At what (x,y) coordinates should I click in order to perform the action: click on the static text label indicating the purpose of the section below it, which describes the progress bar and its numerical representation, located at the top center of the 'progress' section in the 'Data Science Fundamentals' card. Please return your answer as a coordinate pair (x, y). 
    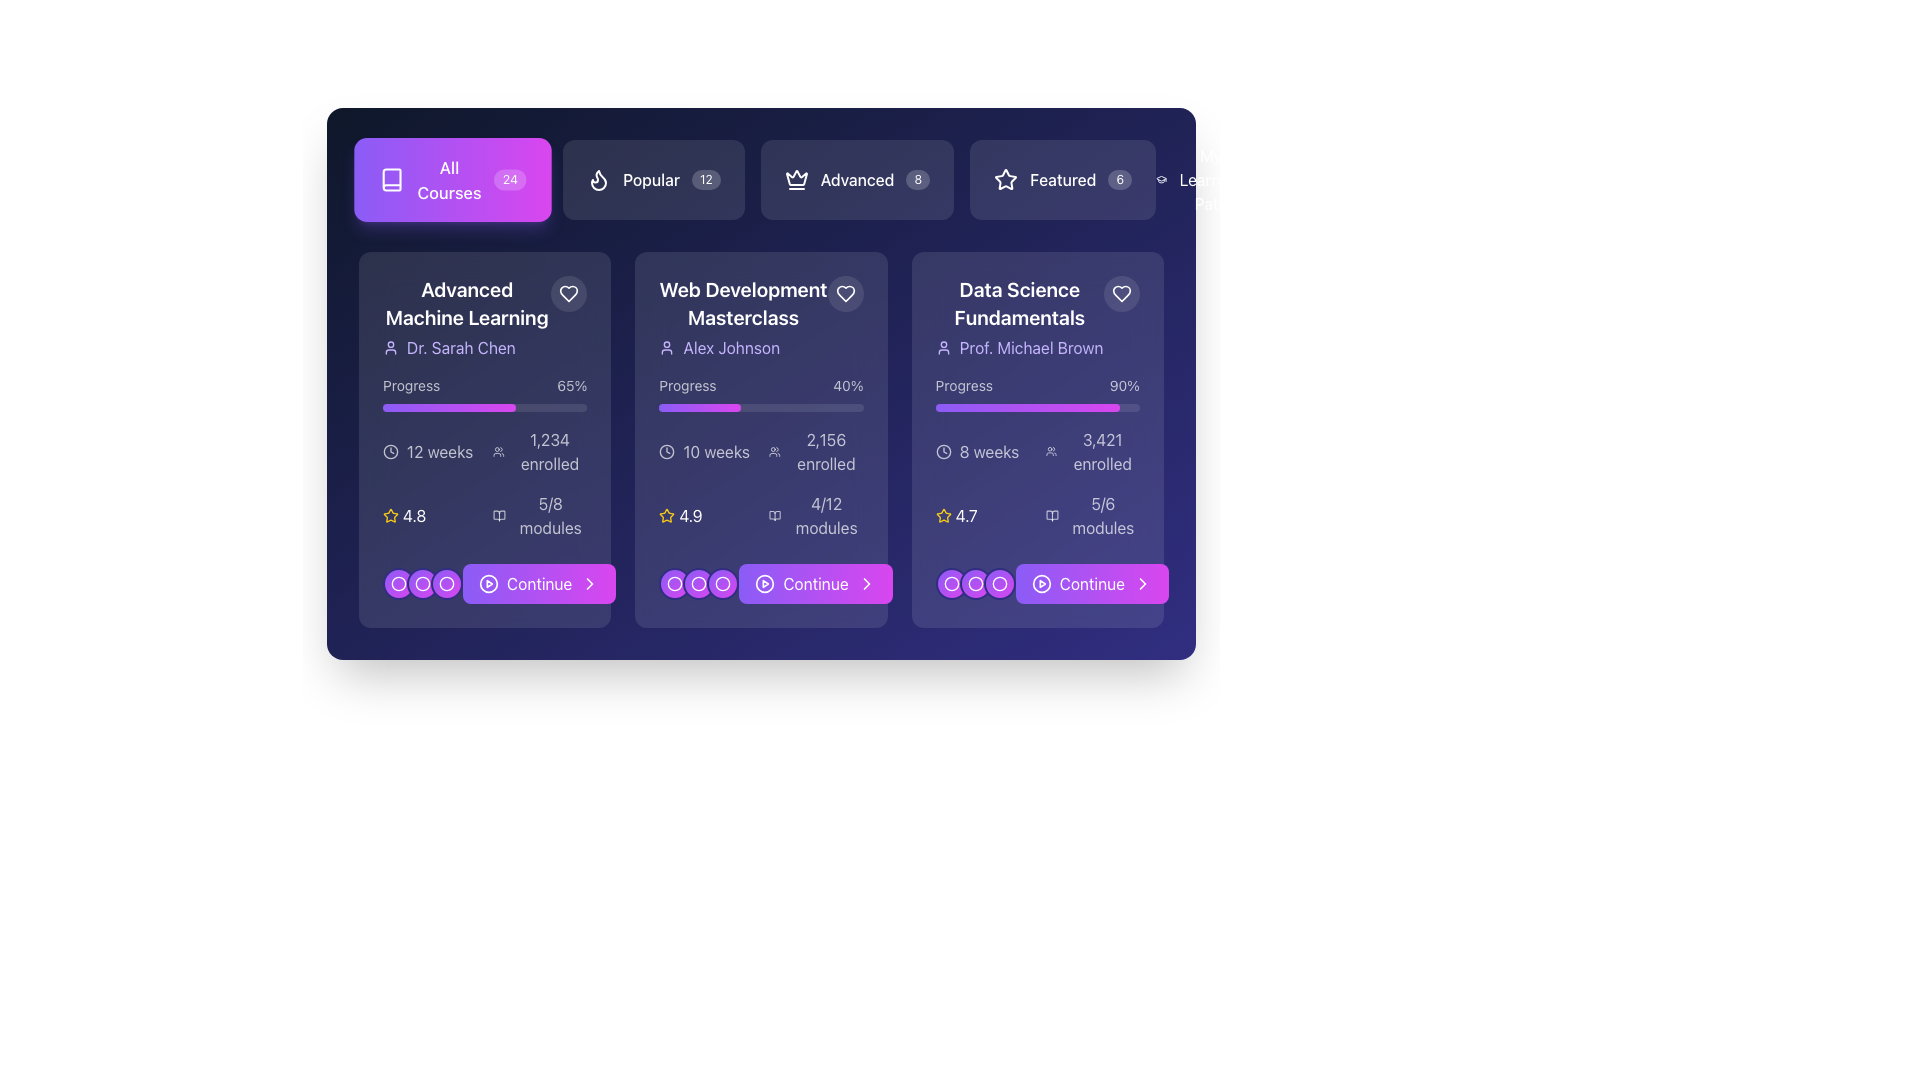
    Looking at the image, I should click on (964, 385).